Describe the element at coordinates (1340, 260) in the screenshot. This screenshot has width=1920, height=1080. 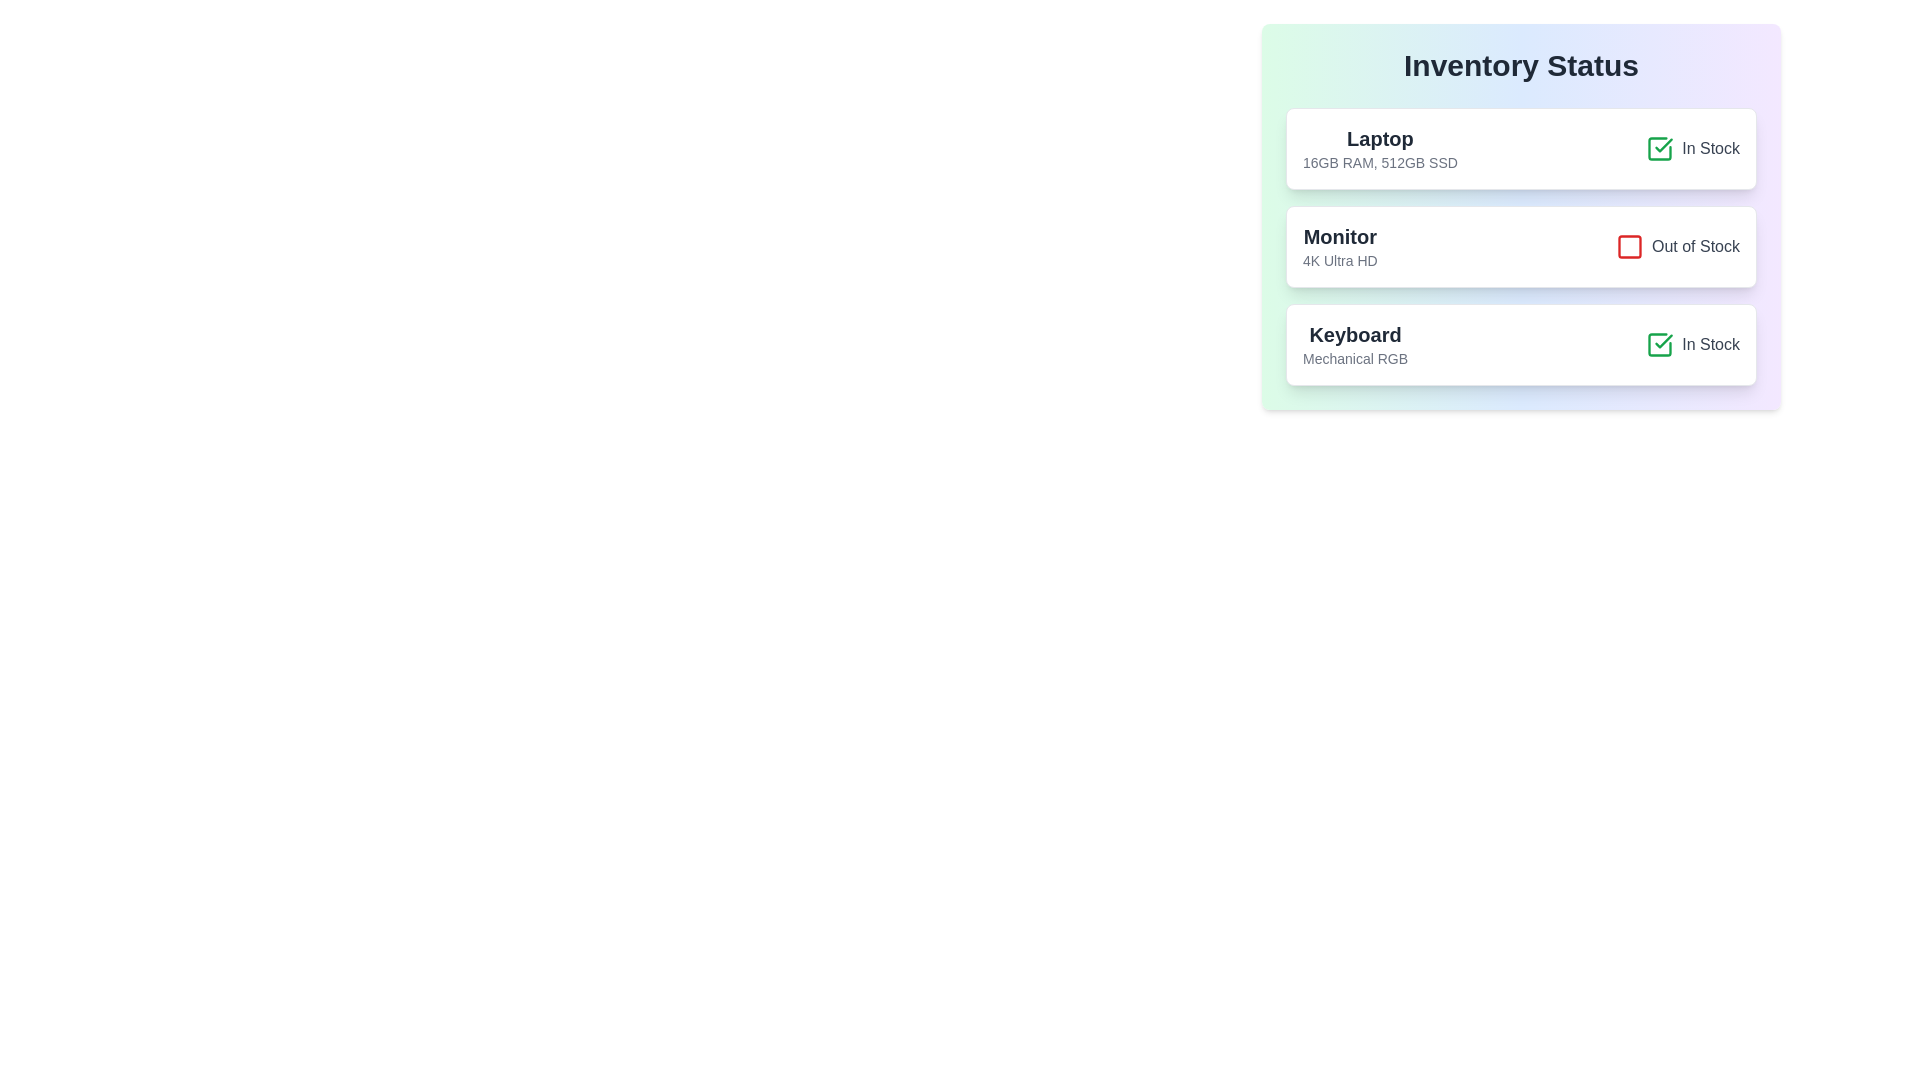
I see `the text label '4K Ultra HD' located below the 'Monitor' label in the product information card` at that location.